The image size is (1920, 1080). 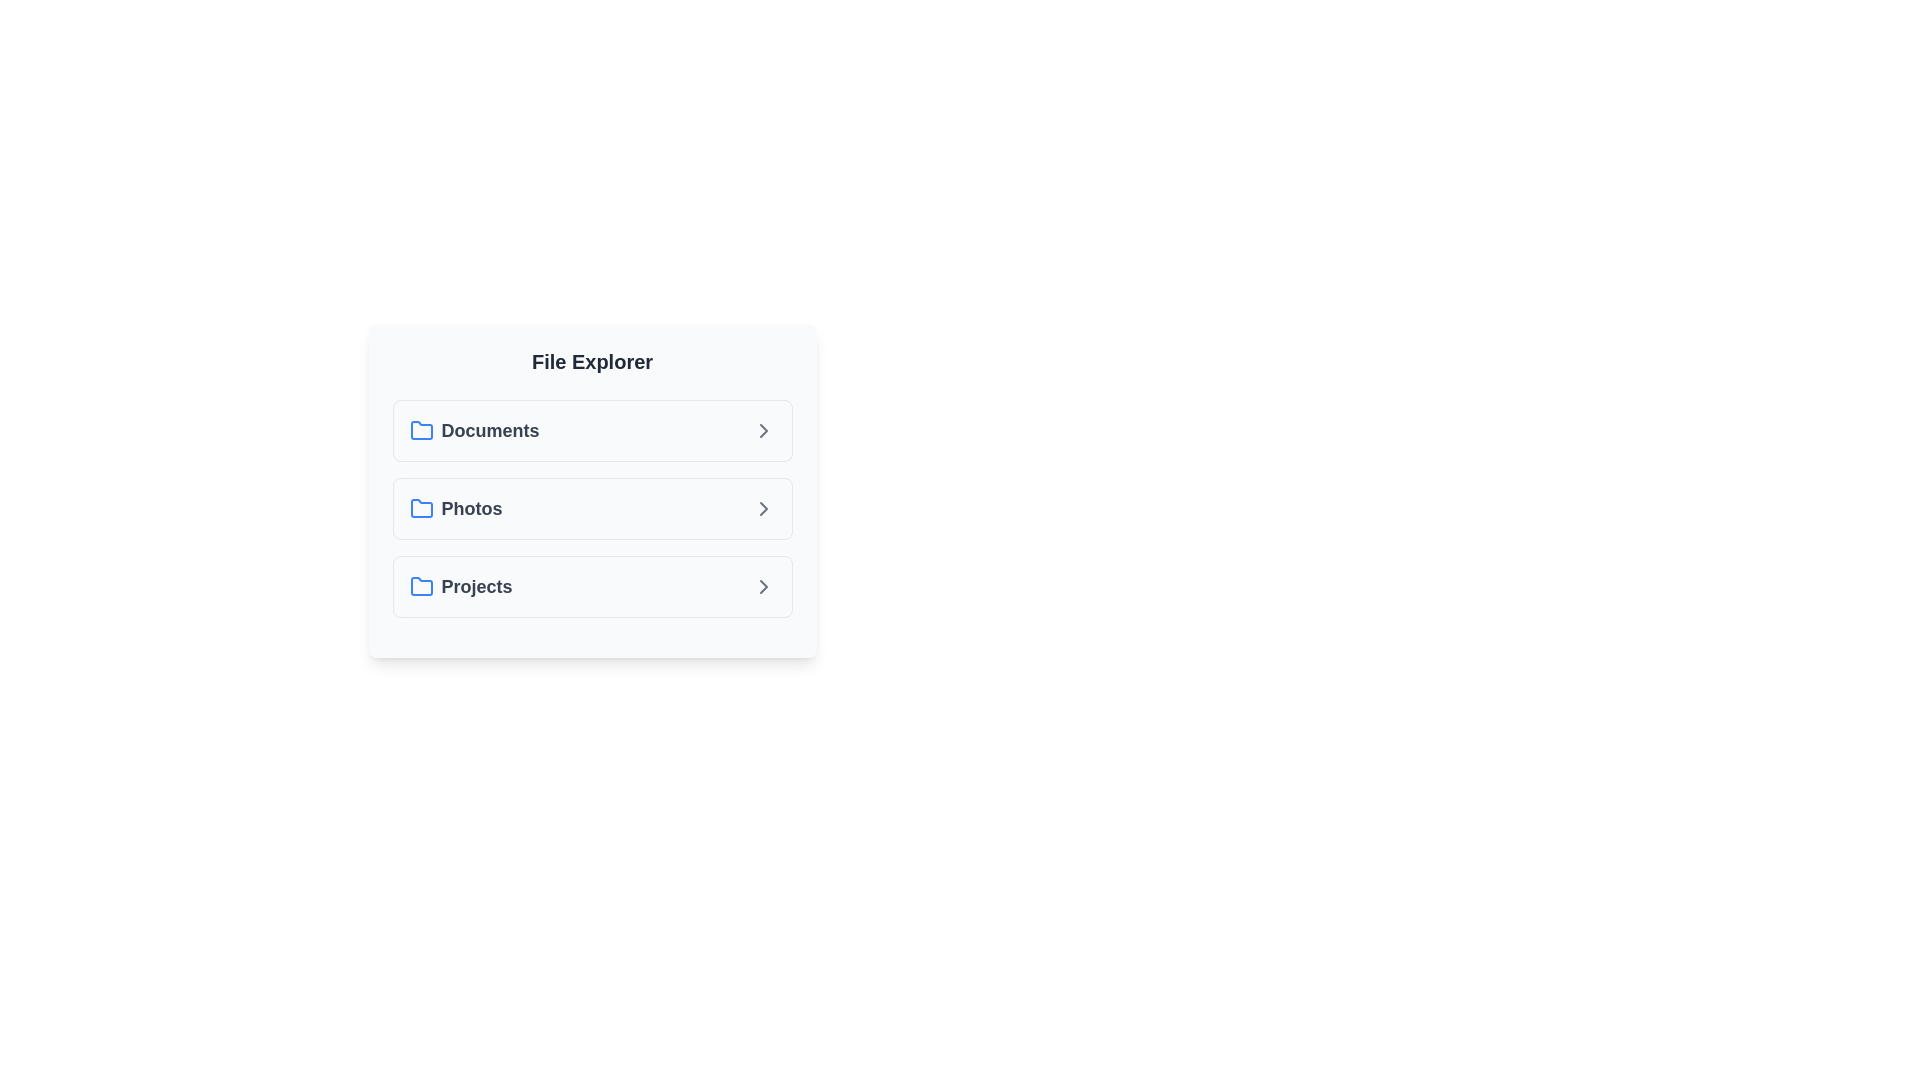 What do you see at coordinates (591, 585) in the screenshot?
I see `the folder named Projects to highlight it` at bounding box center [591, 585].